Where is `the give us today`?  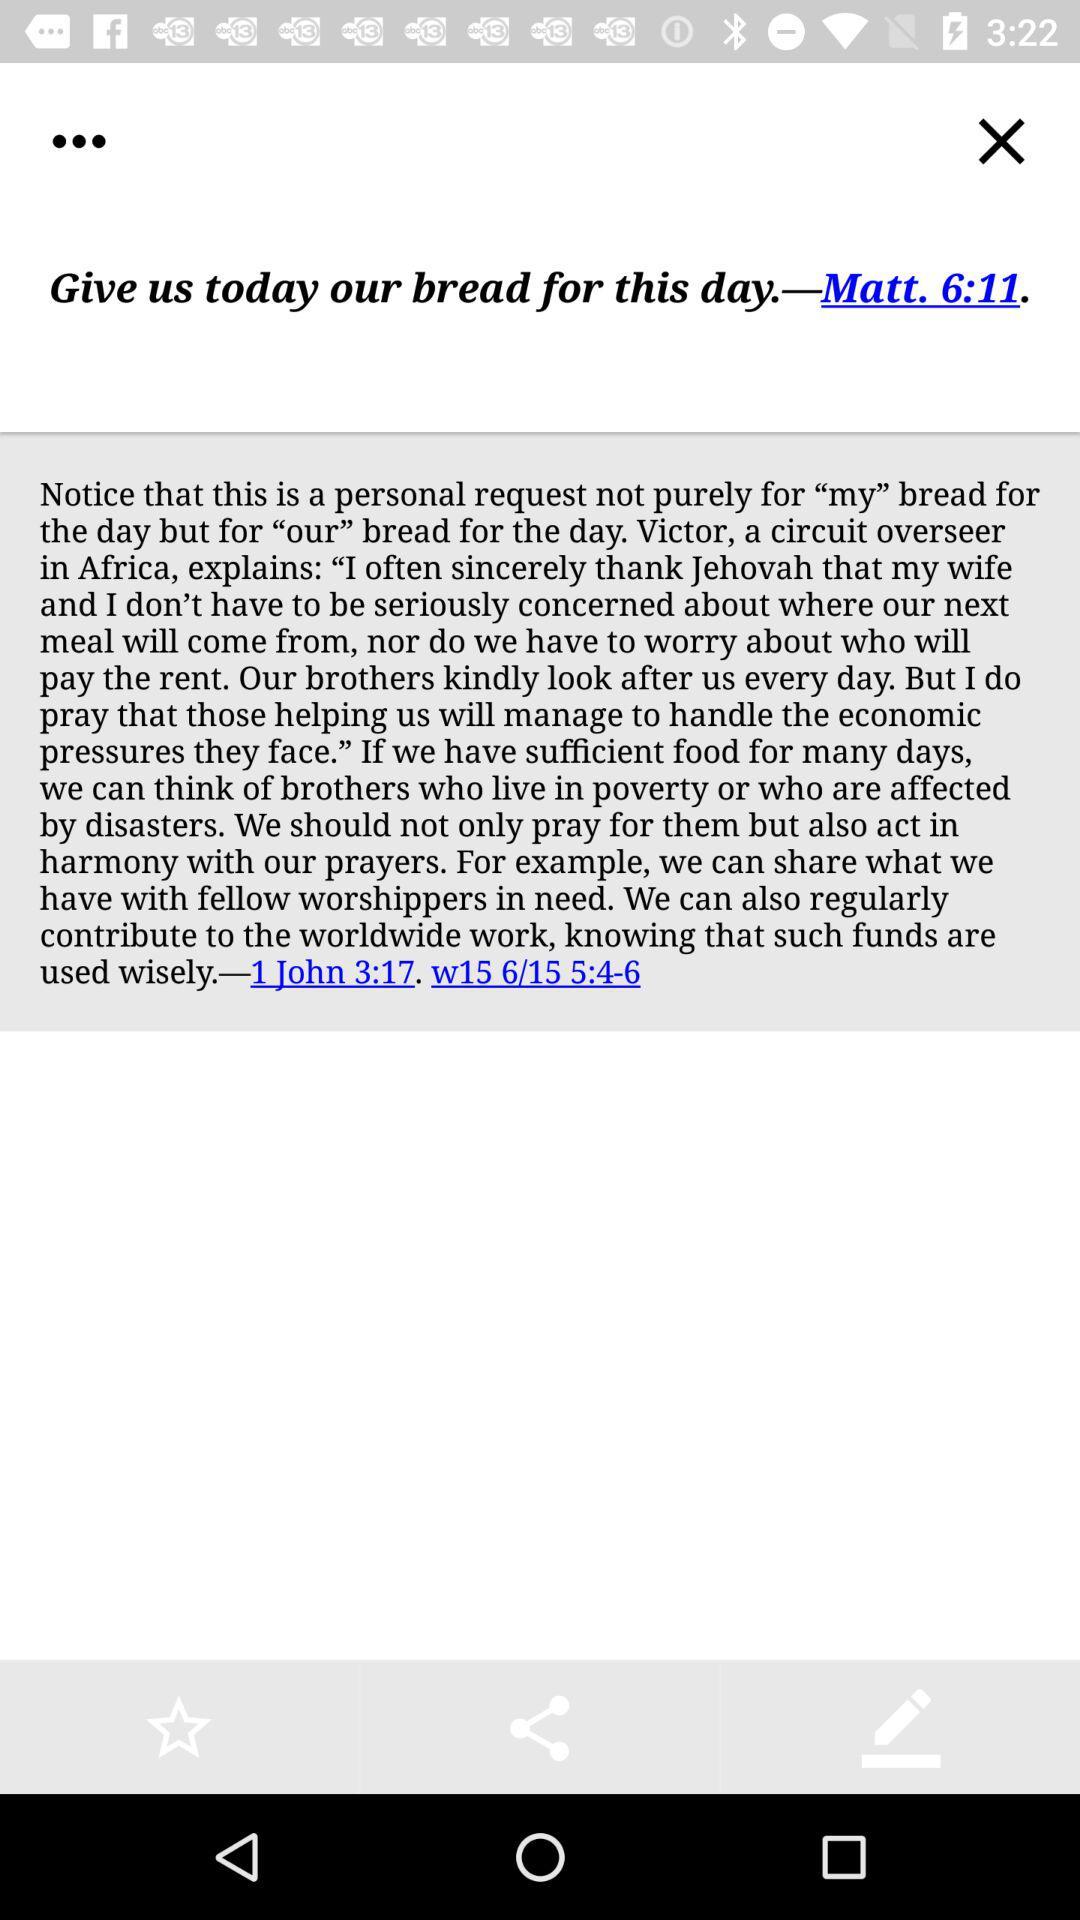
the give us today is located at coordinates (540, 326).